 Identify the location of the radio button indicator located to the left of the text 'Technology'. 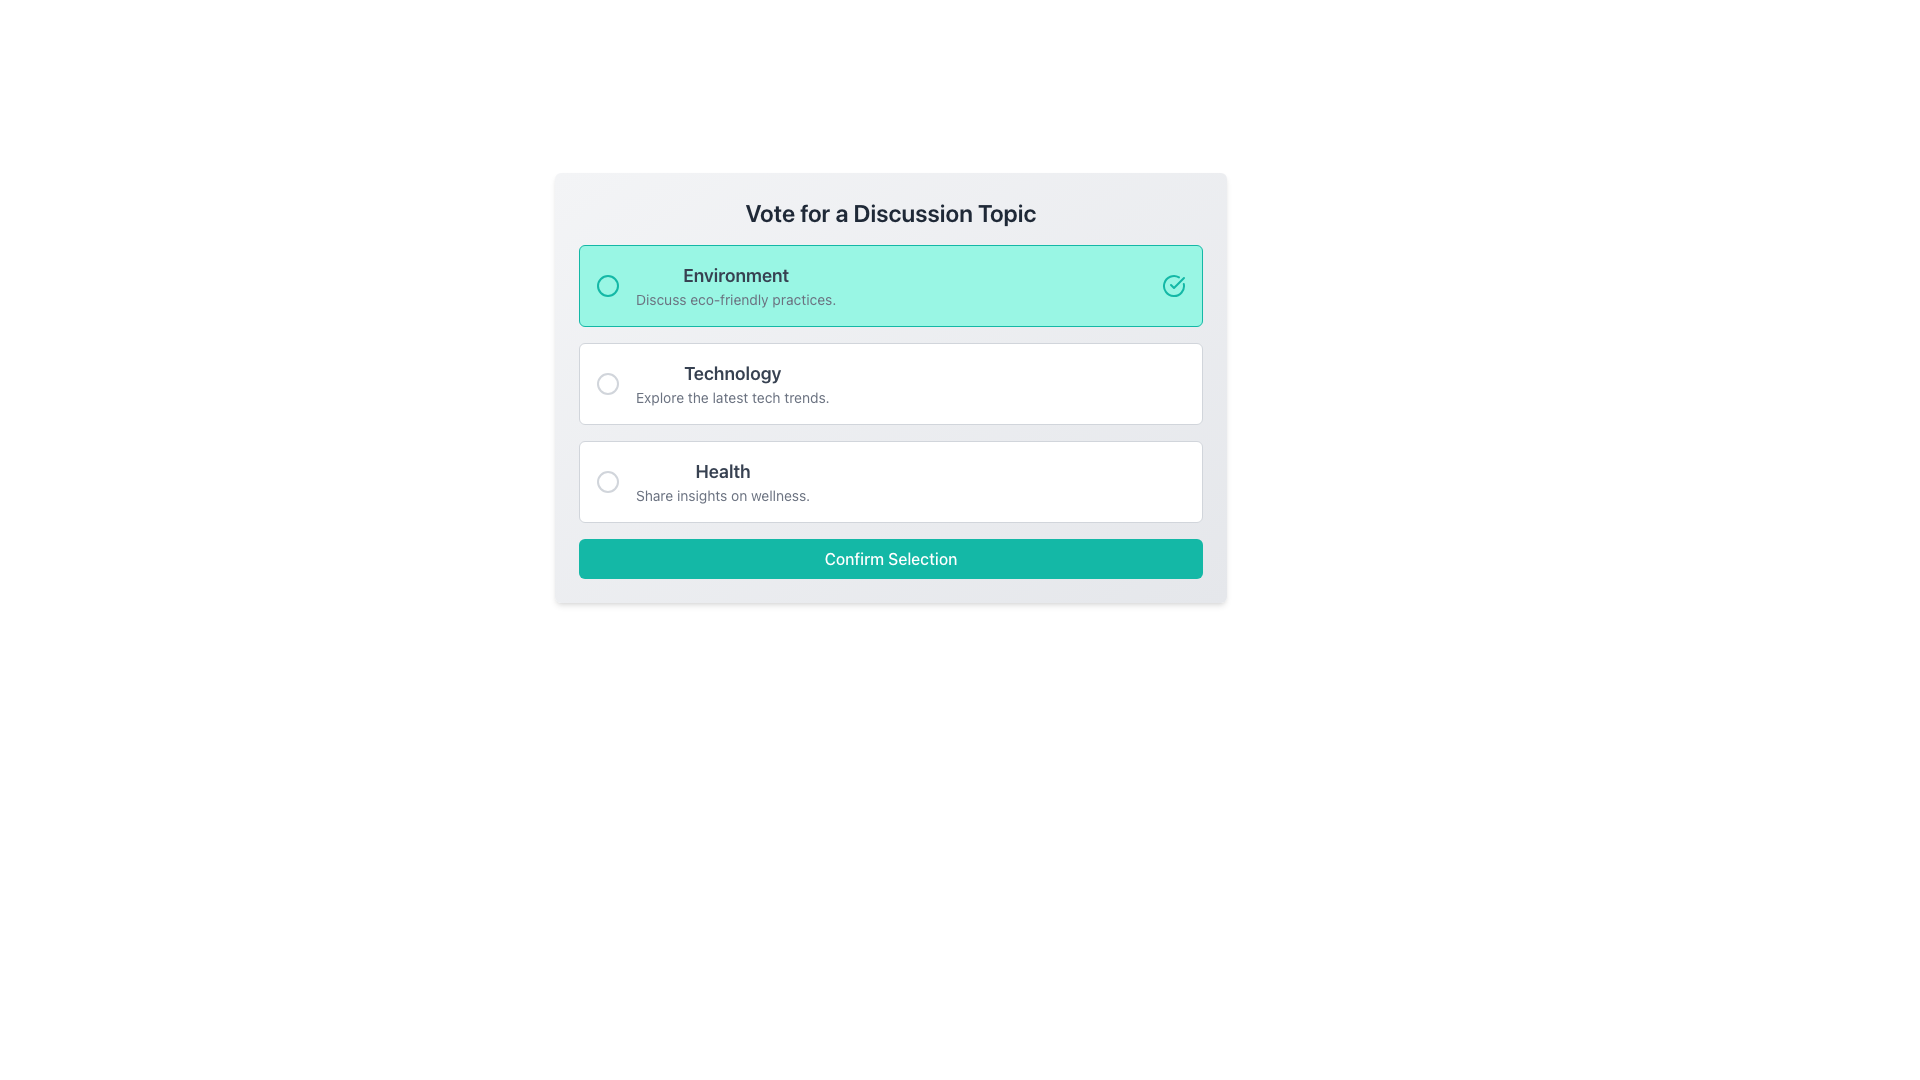
(607, 384).